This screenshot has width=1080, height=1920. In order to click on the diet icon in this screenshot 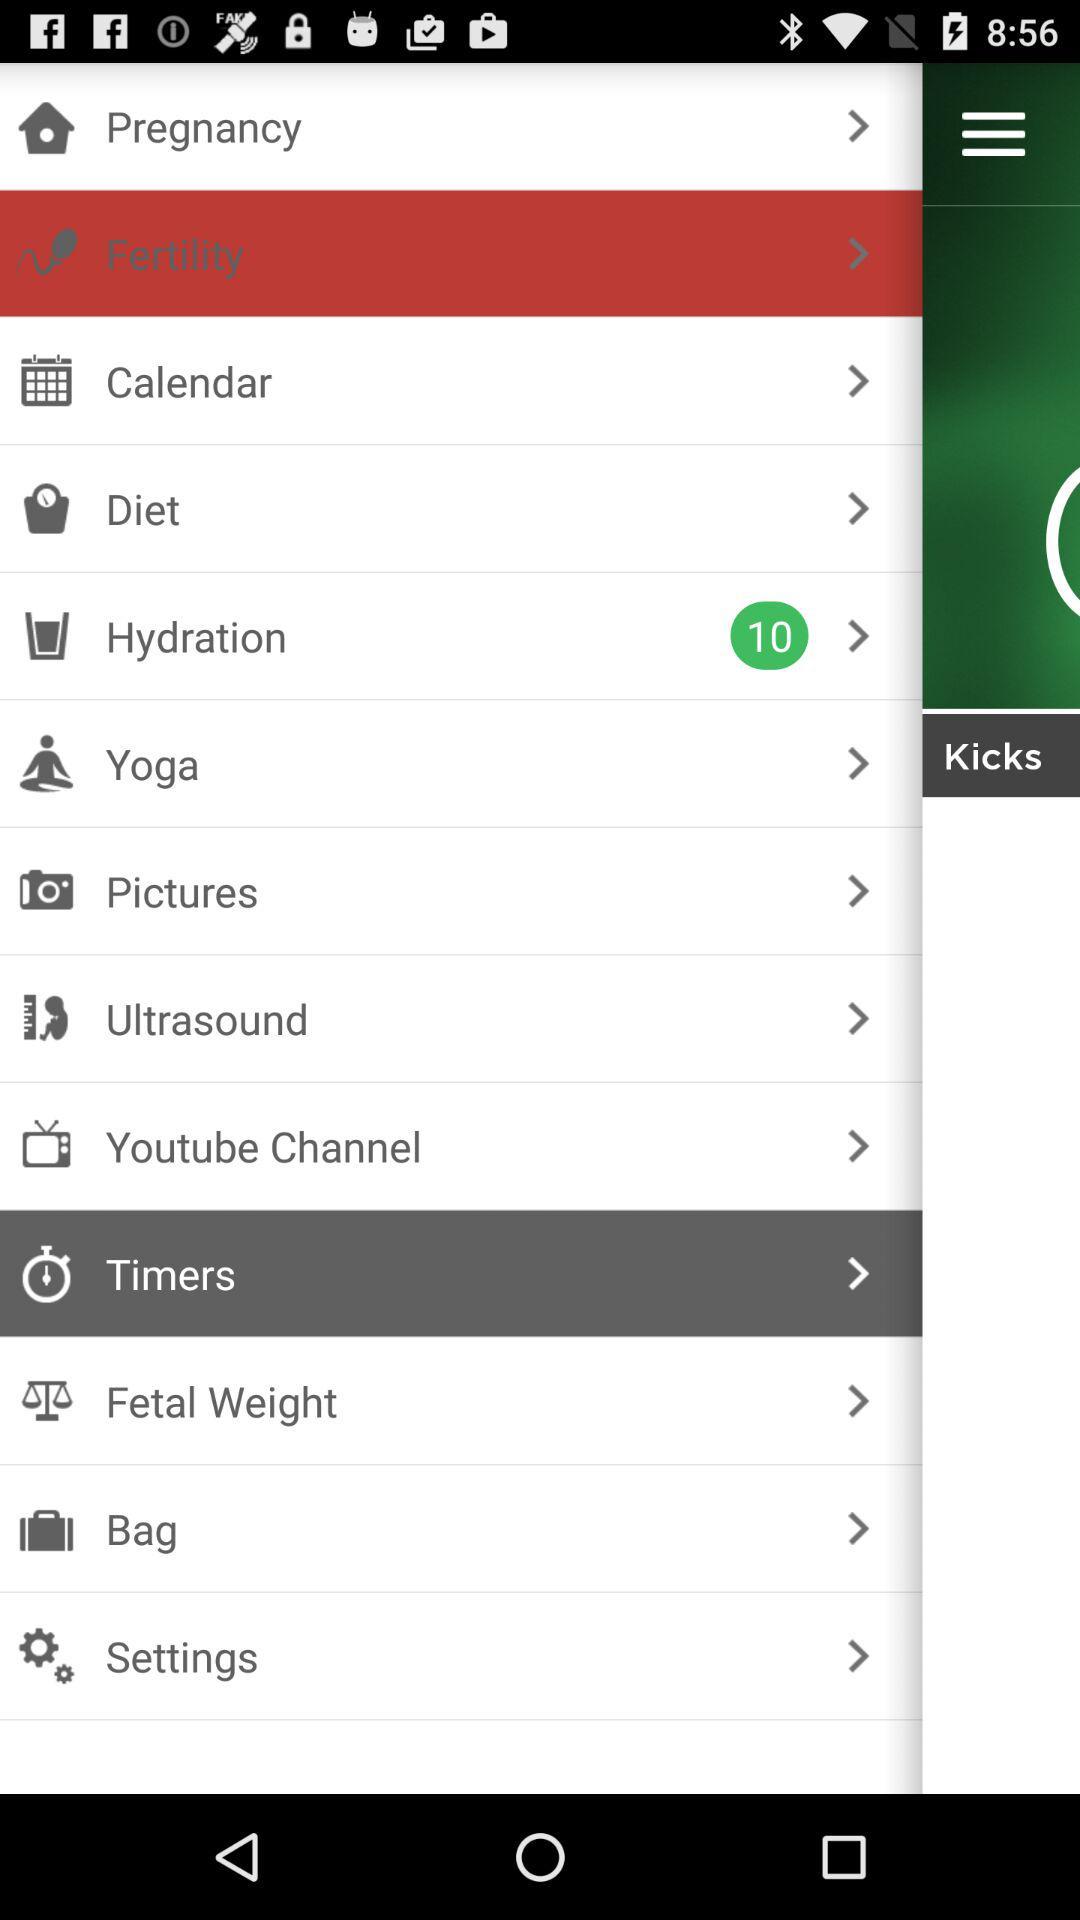, I will do `click(457, 508)`.